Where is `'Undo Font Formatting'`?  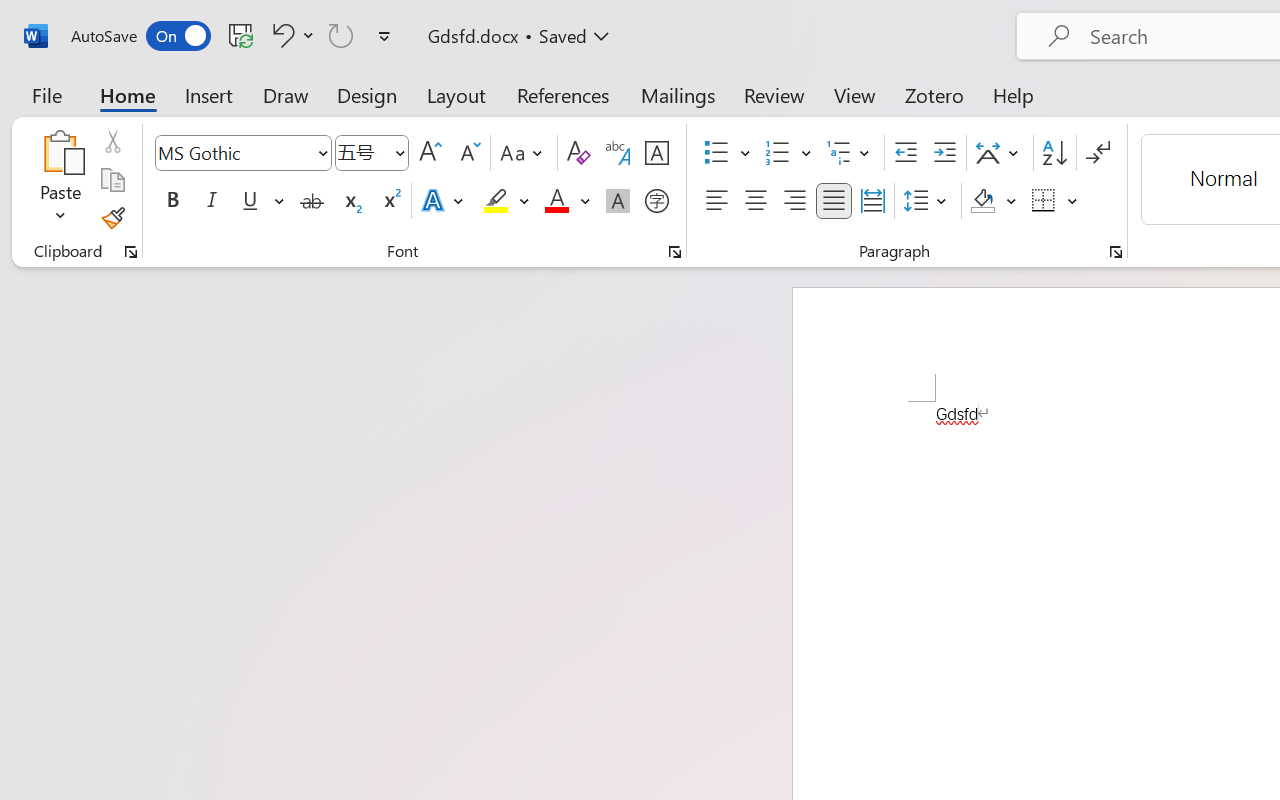
'Undo Font Formatting' is located at coordinates (289, 34).